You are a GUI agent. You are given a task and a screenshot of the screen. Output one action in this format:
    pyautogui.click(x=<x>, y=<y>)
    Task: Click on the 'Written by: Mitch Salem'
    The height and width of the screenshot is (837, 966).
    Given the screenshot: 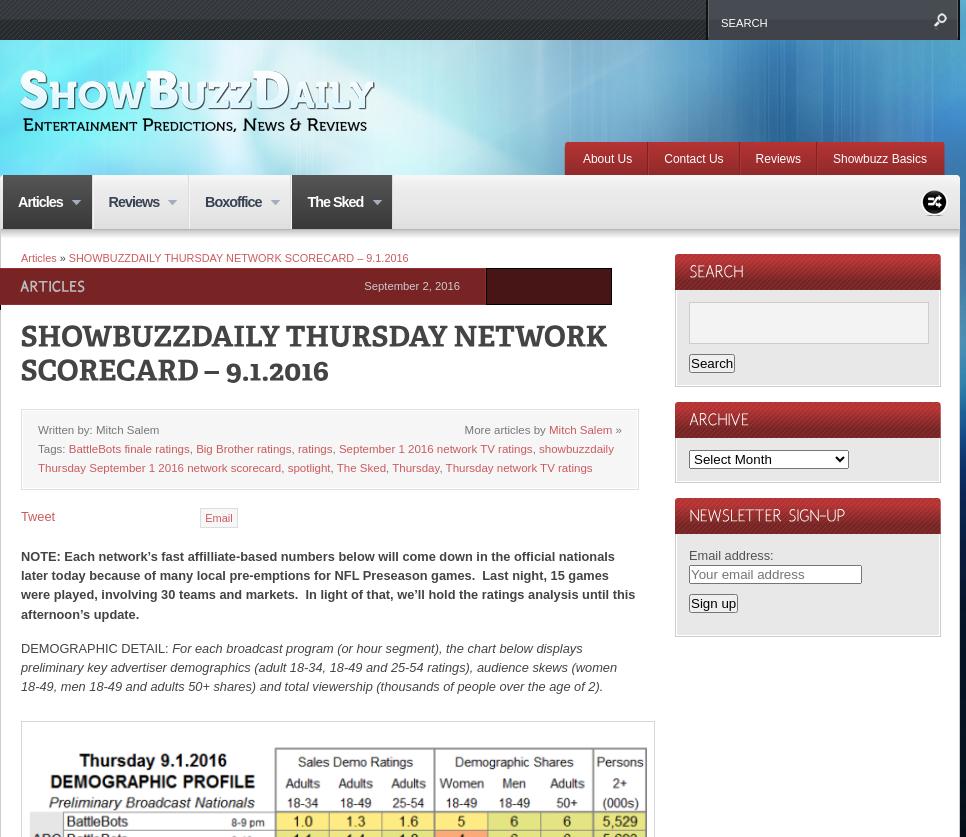 What is the action you would take?
    pyautogui.click(x=97, y=427)
    